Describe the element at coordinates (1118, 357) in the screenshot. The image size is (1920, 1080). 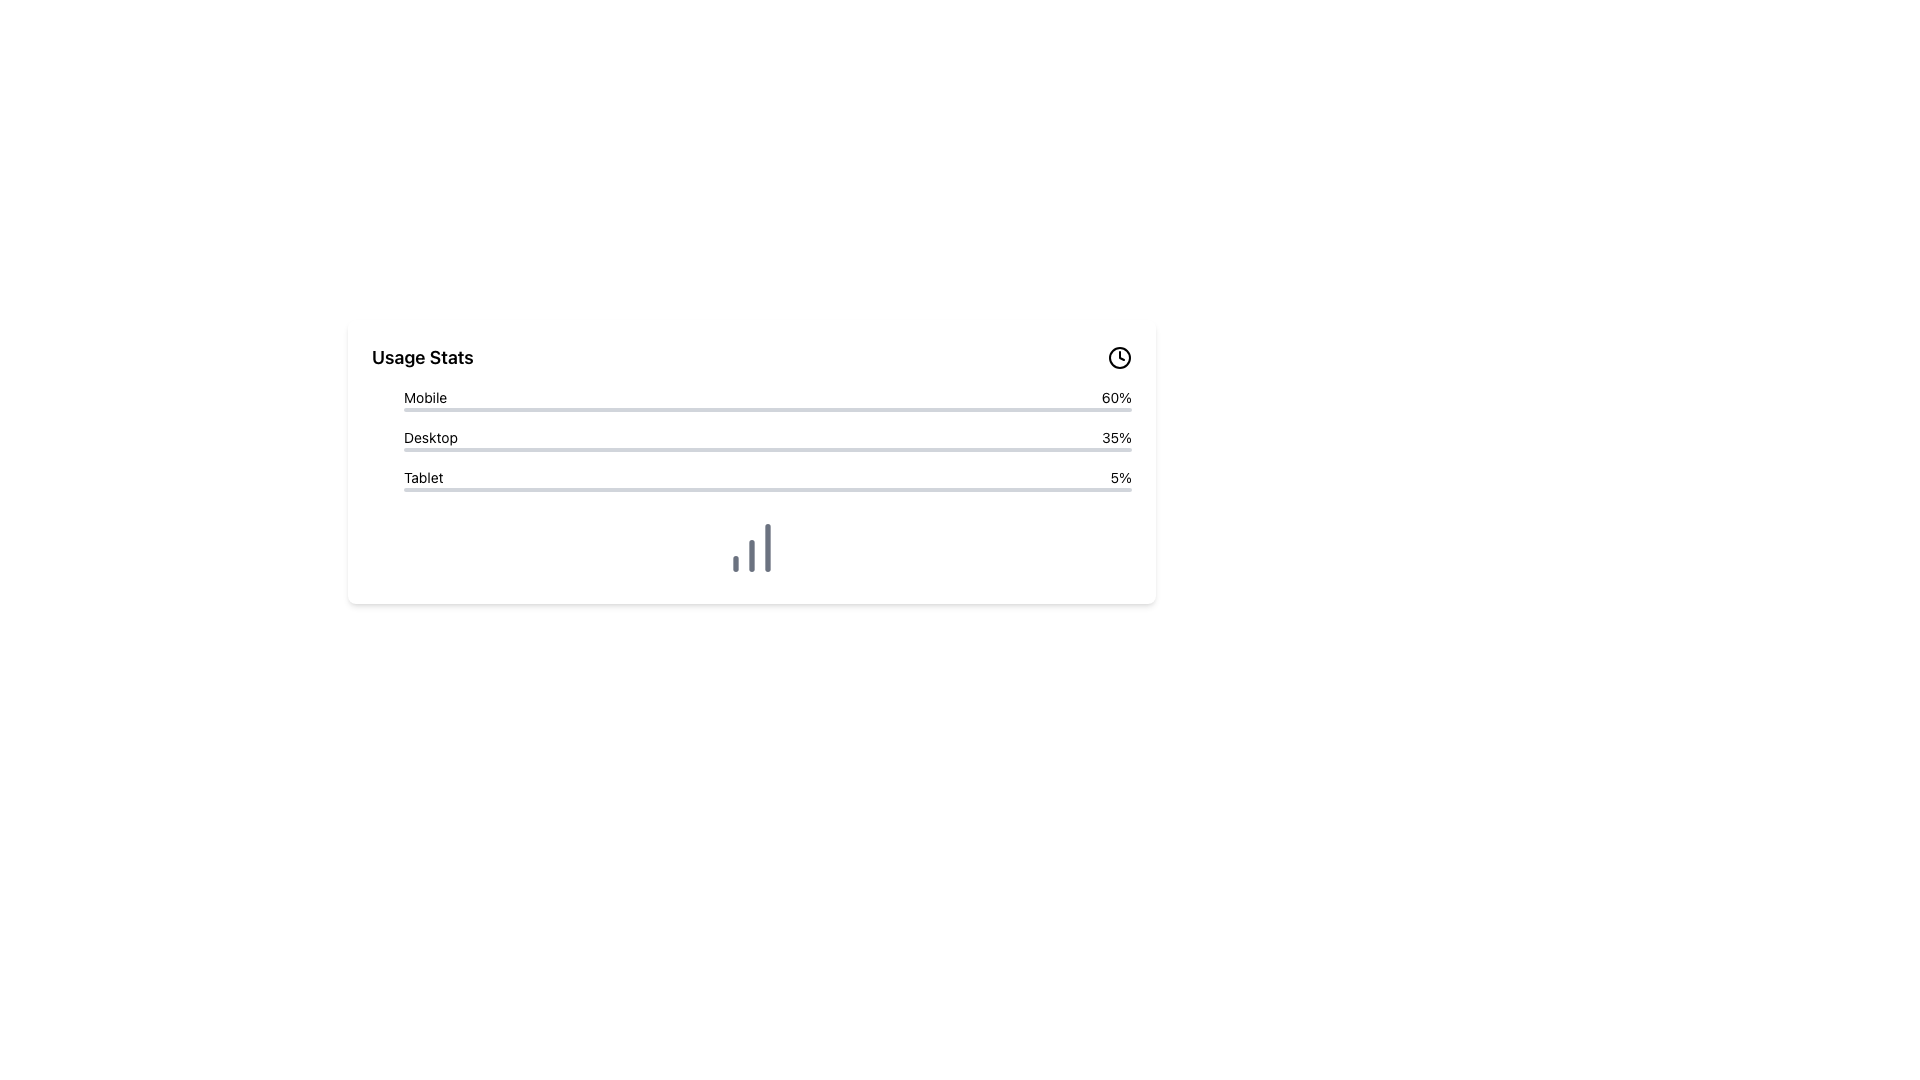
I see `the Decorative SVG Circle that represents the border of the clock icon in the top-right corner of the 'Usage Stats' card` at that location.